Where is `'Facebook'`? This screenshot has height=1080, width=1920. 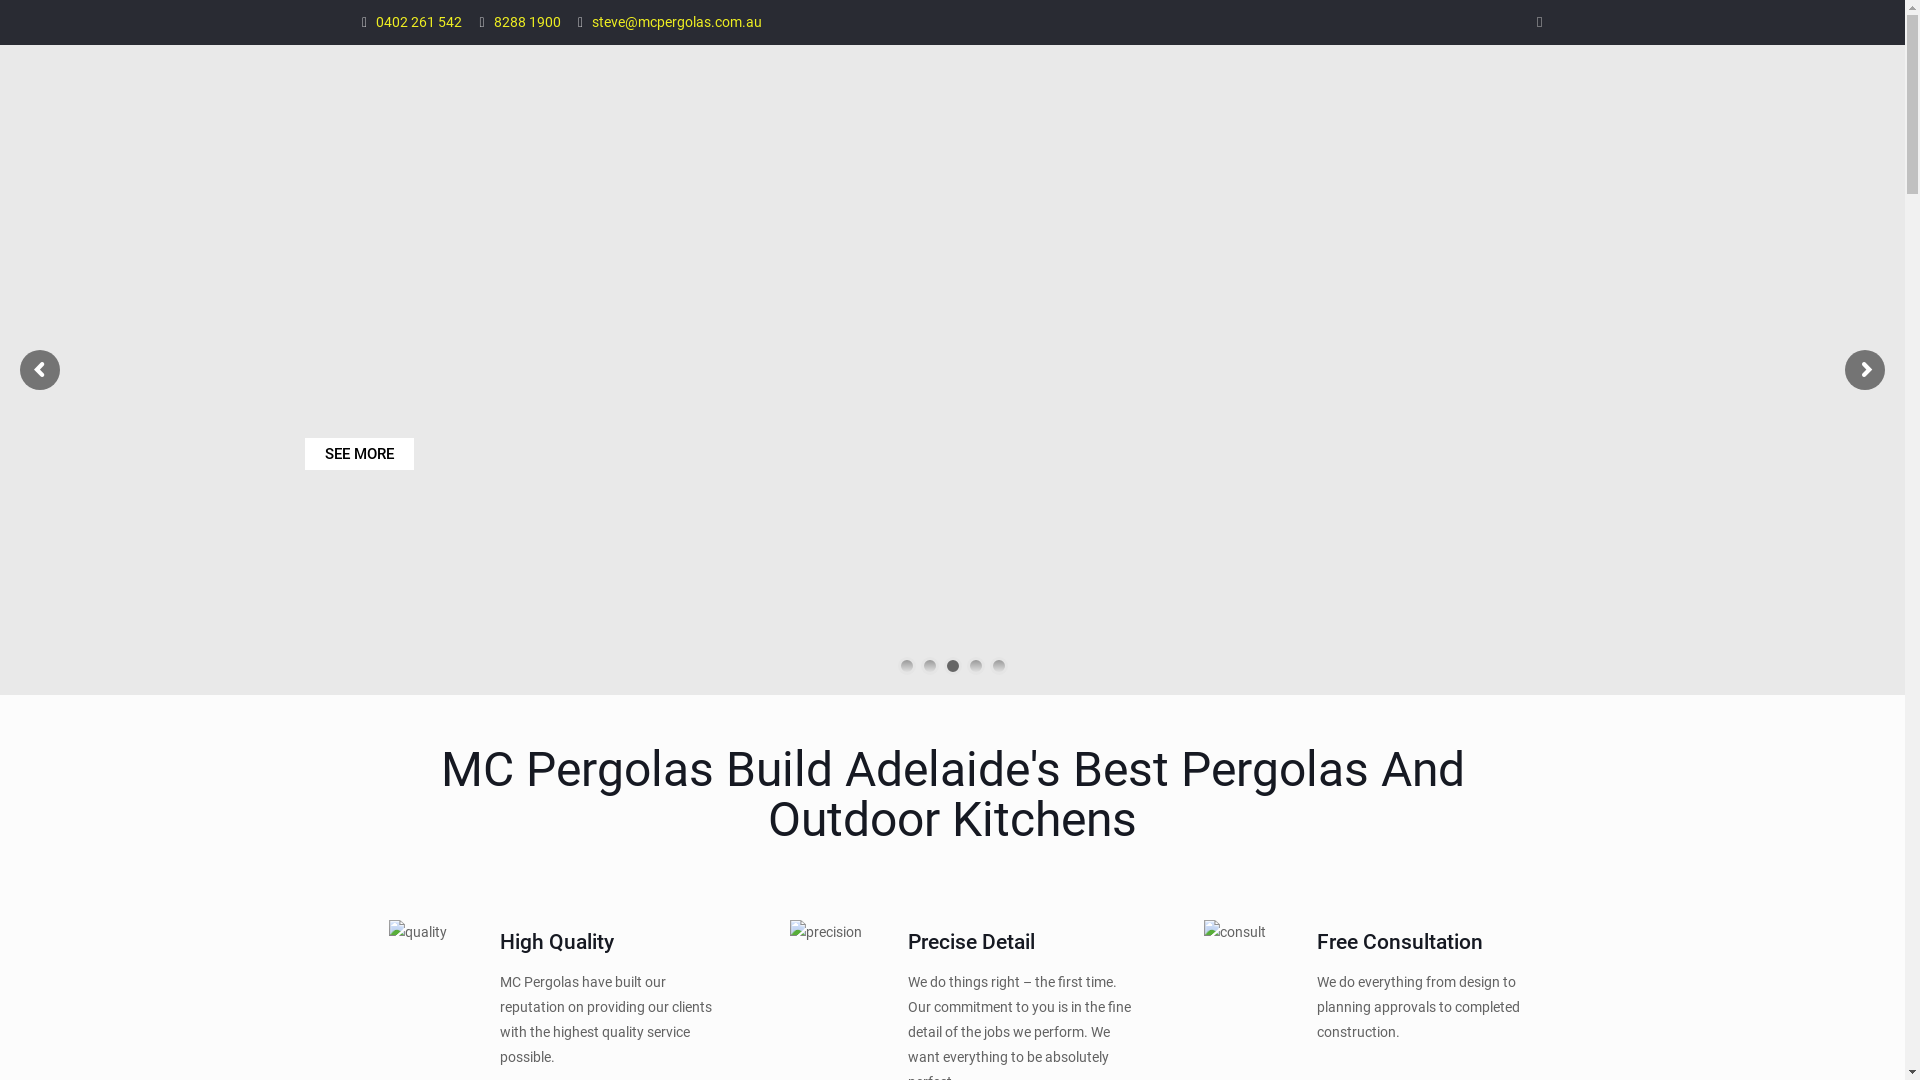
'Facebook' is located at coordinates (1538, 22).